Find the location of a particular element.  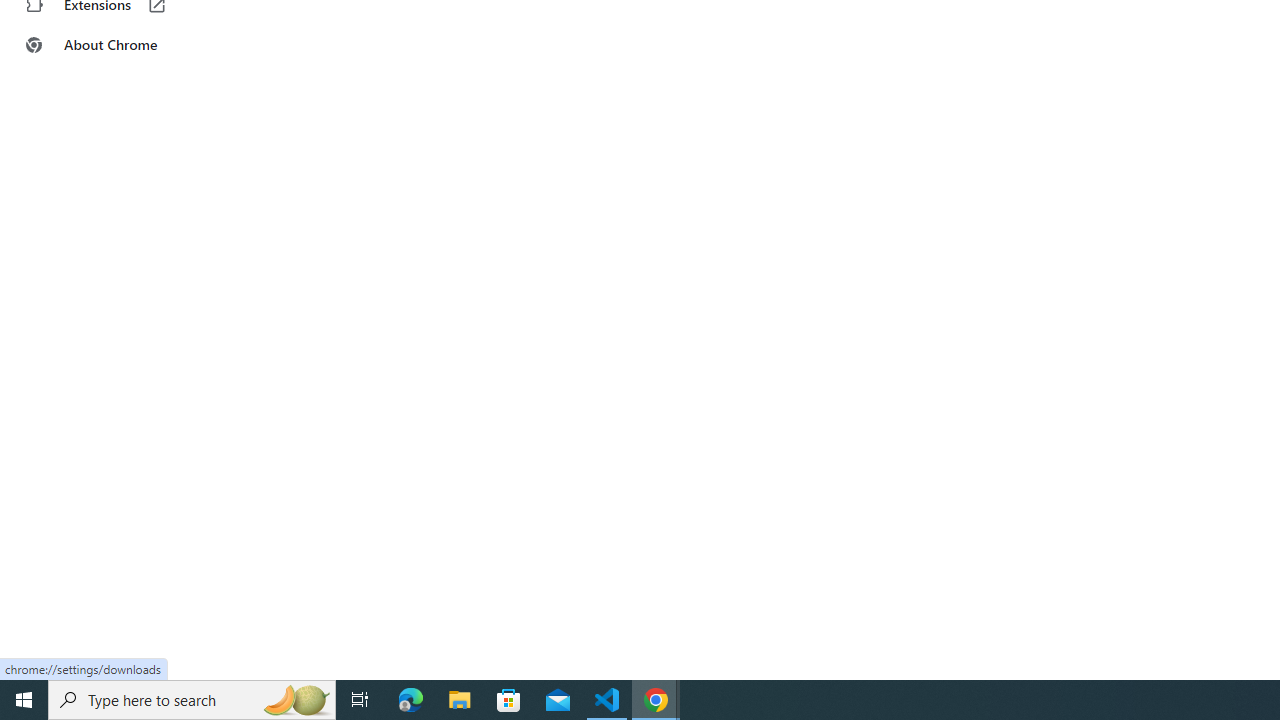

'About Chrome' is located at coordinates (123, 45).